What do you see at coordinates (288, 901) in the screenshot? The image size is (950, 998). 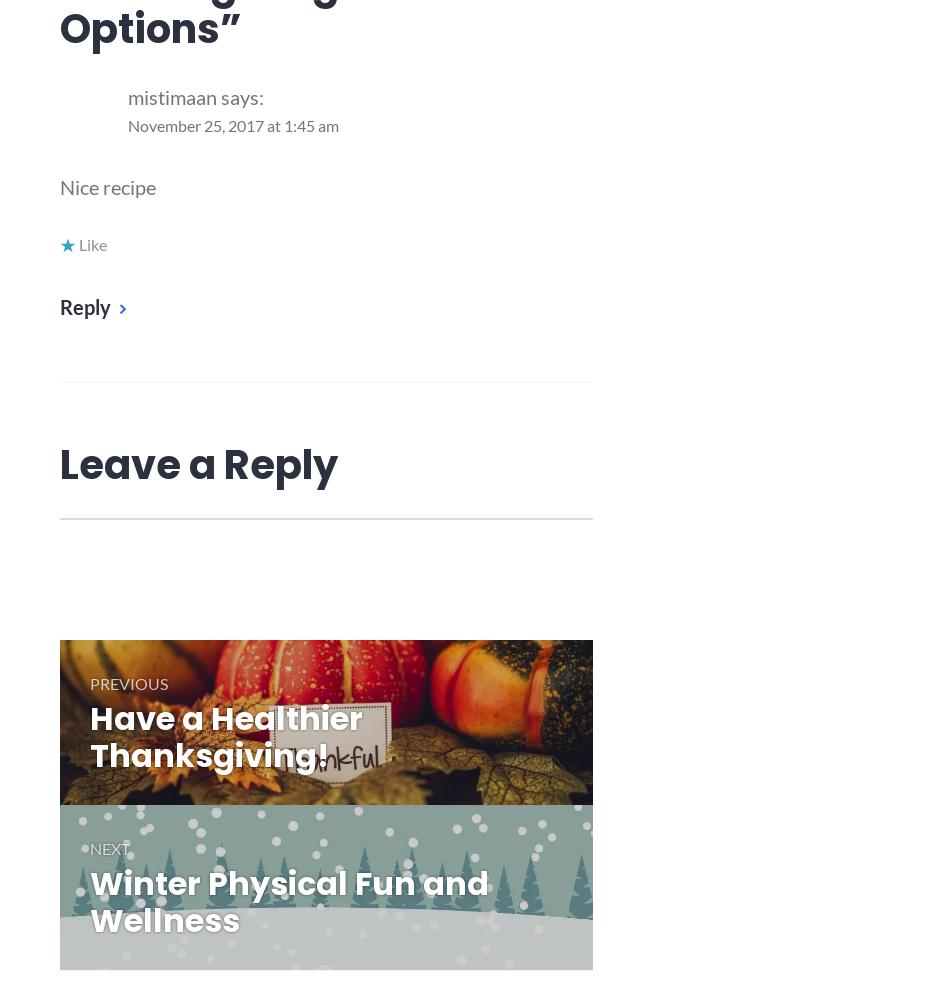 I see `'Winter Physical Fun and Wellness'` at bounding box center [288, 901].